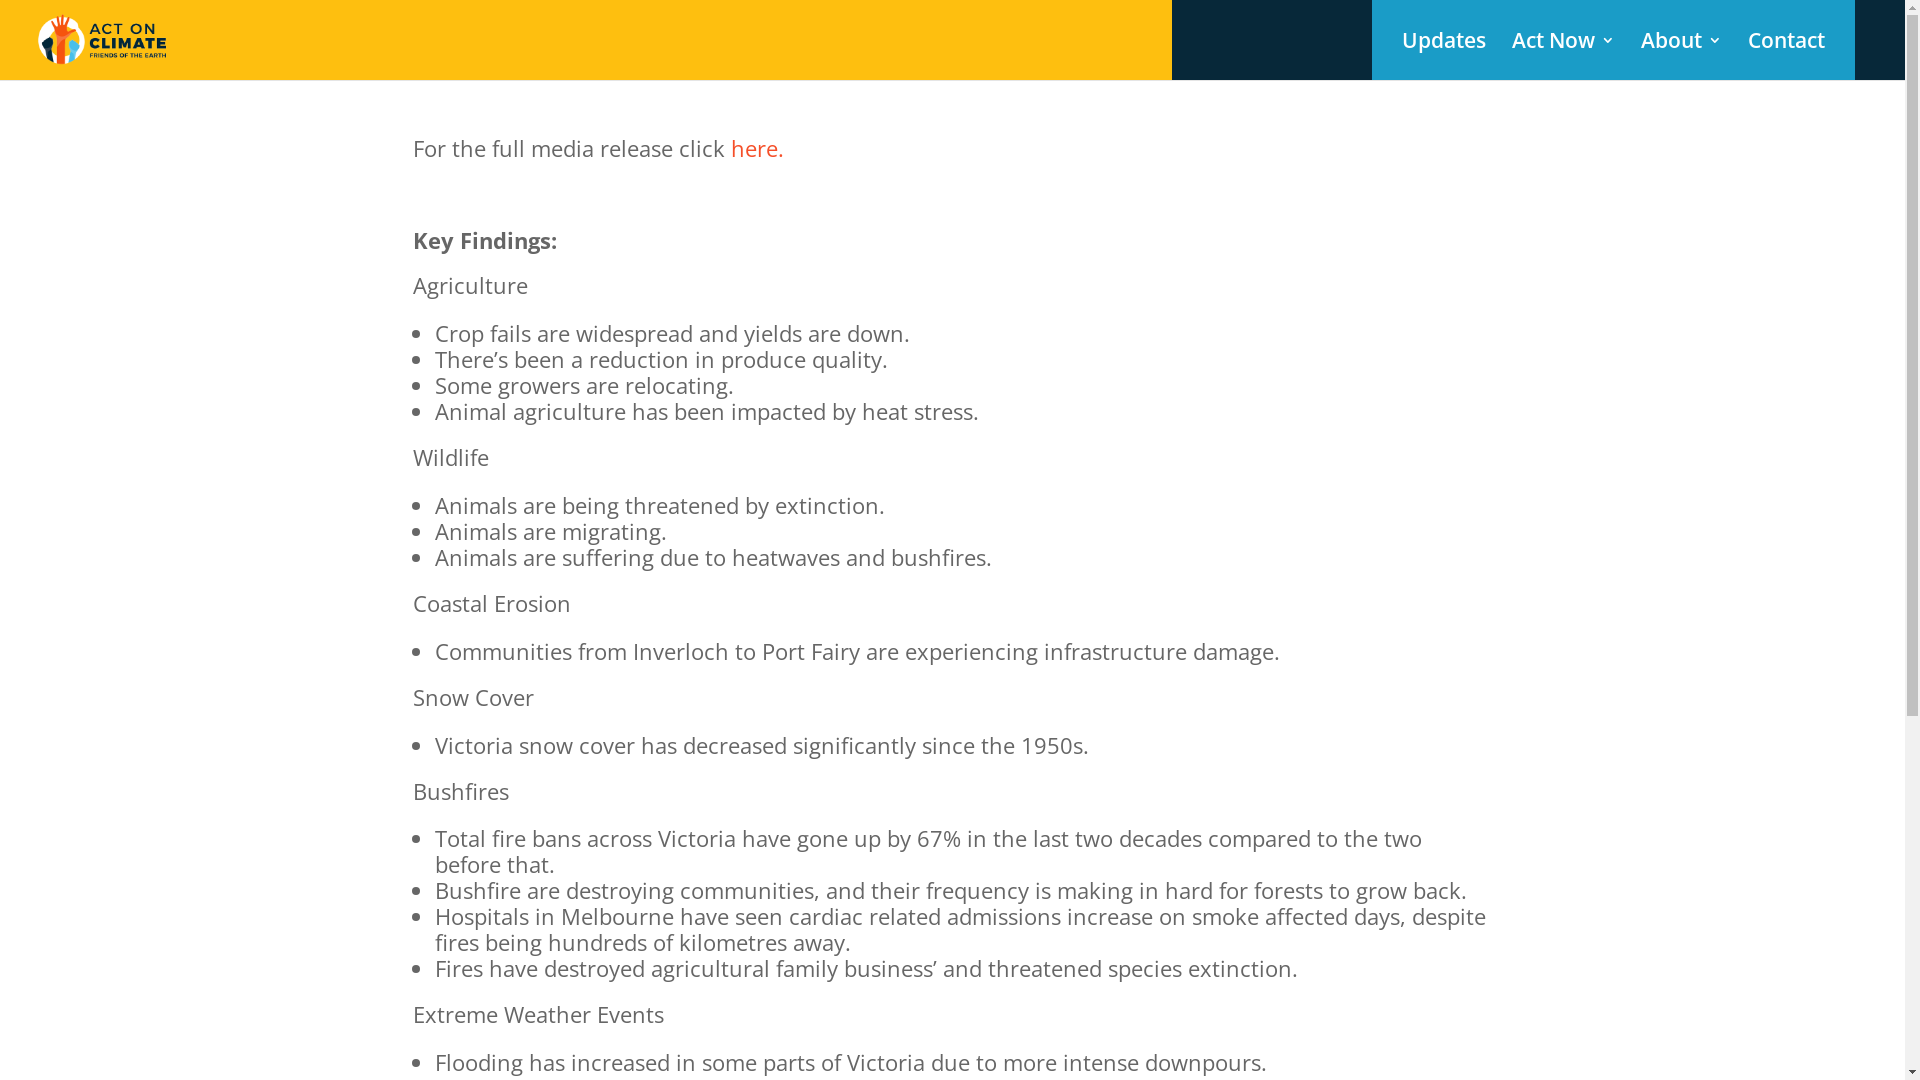 The width and height of the screenshot is (1920, 1080). I want to click on 'Updates', so click(1400, 55).